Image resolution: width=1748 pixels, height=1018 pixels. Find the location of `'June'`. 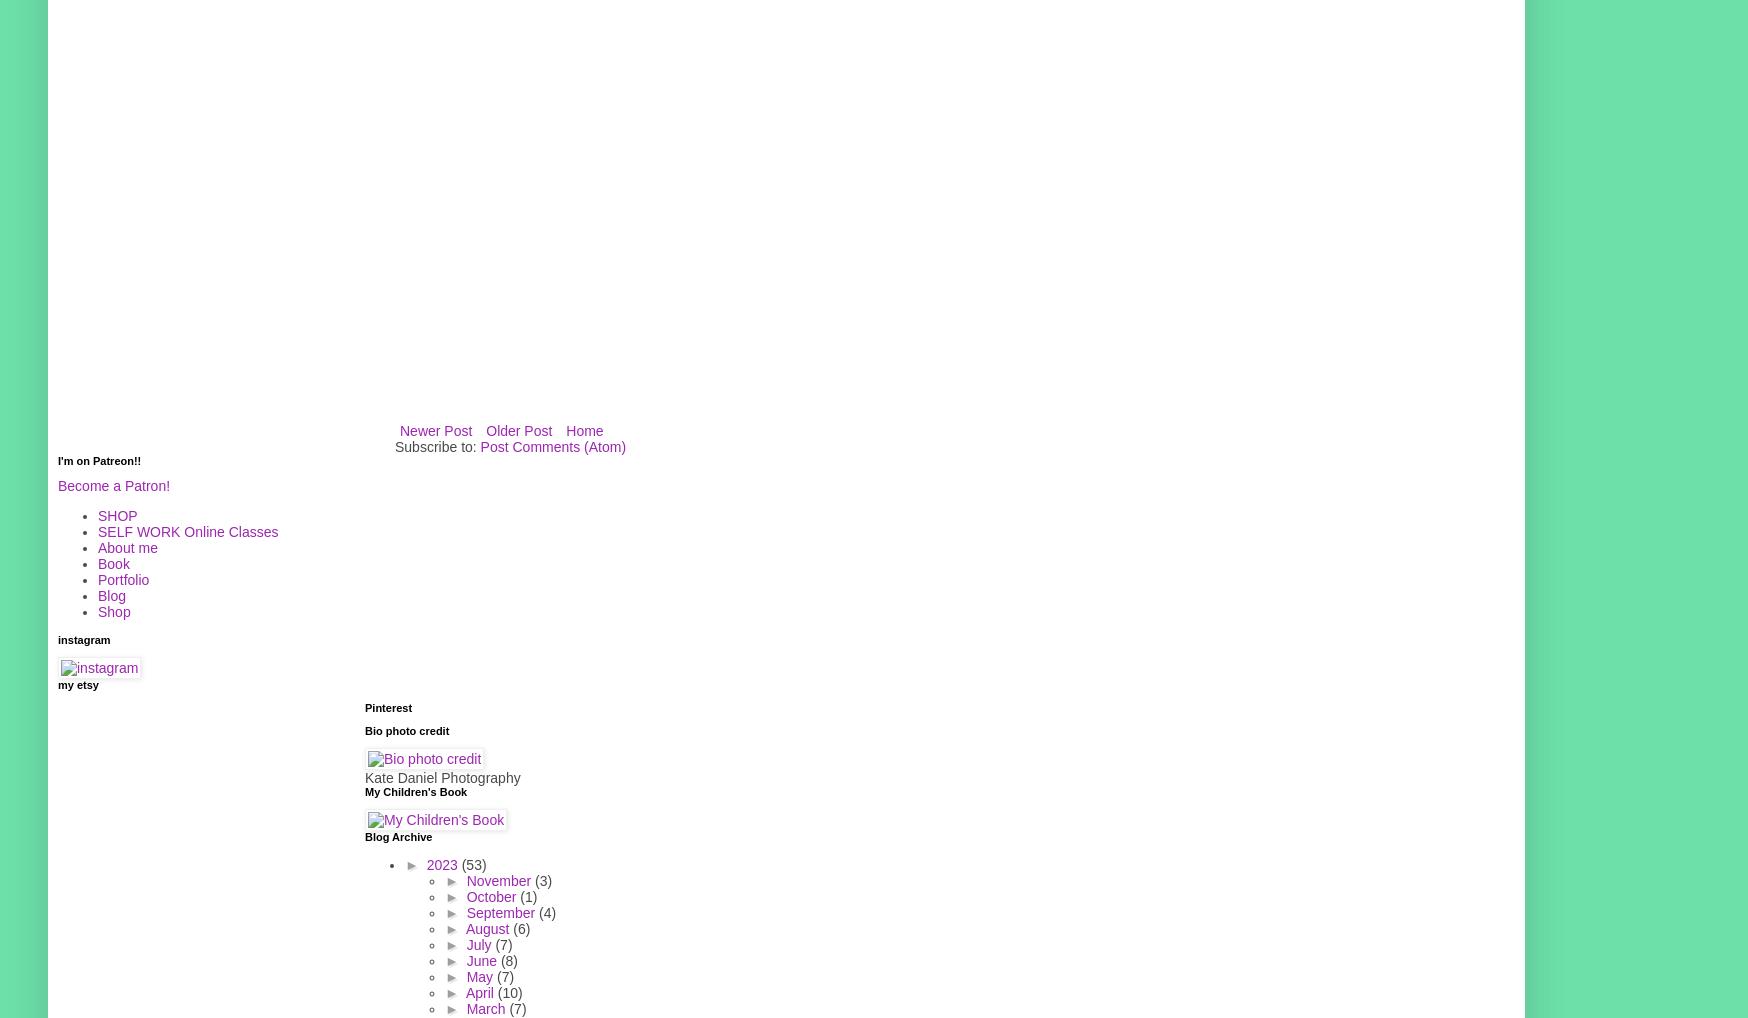

'June' is located at coordinates (481, 958).